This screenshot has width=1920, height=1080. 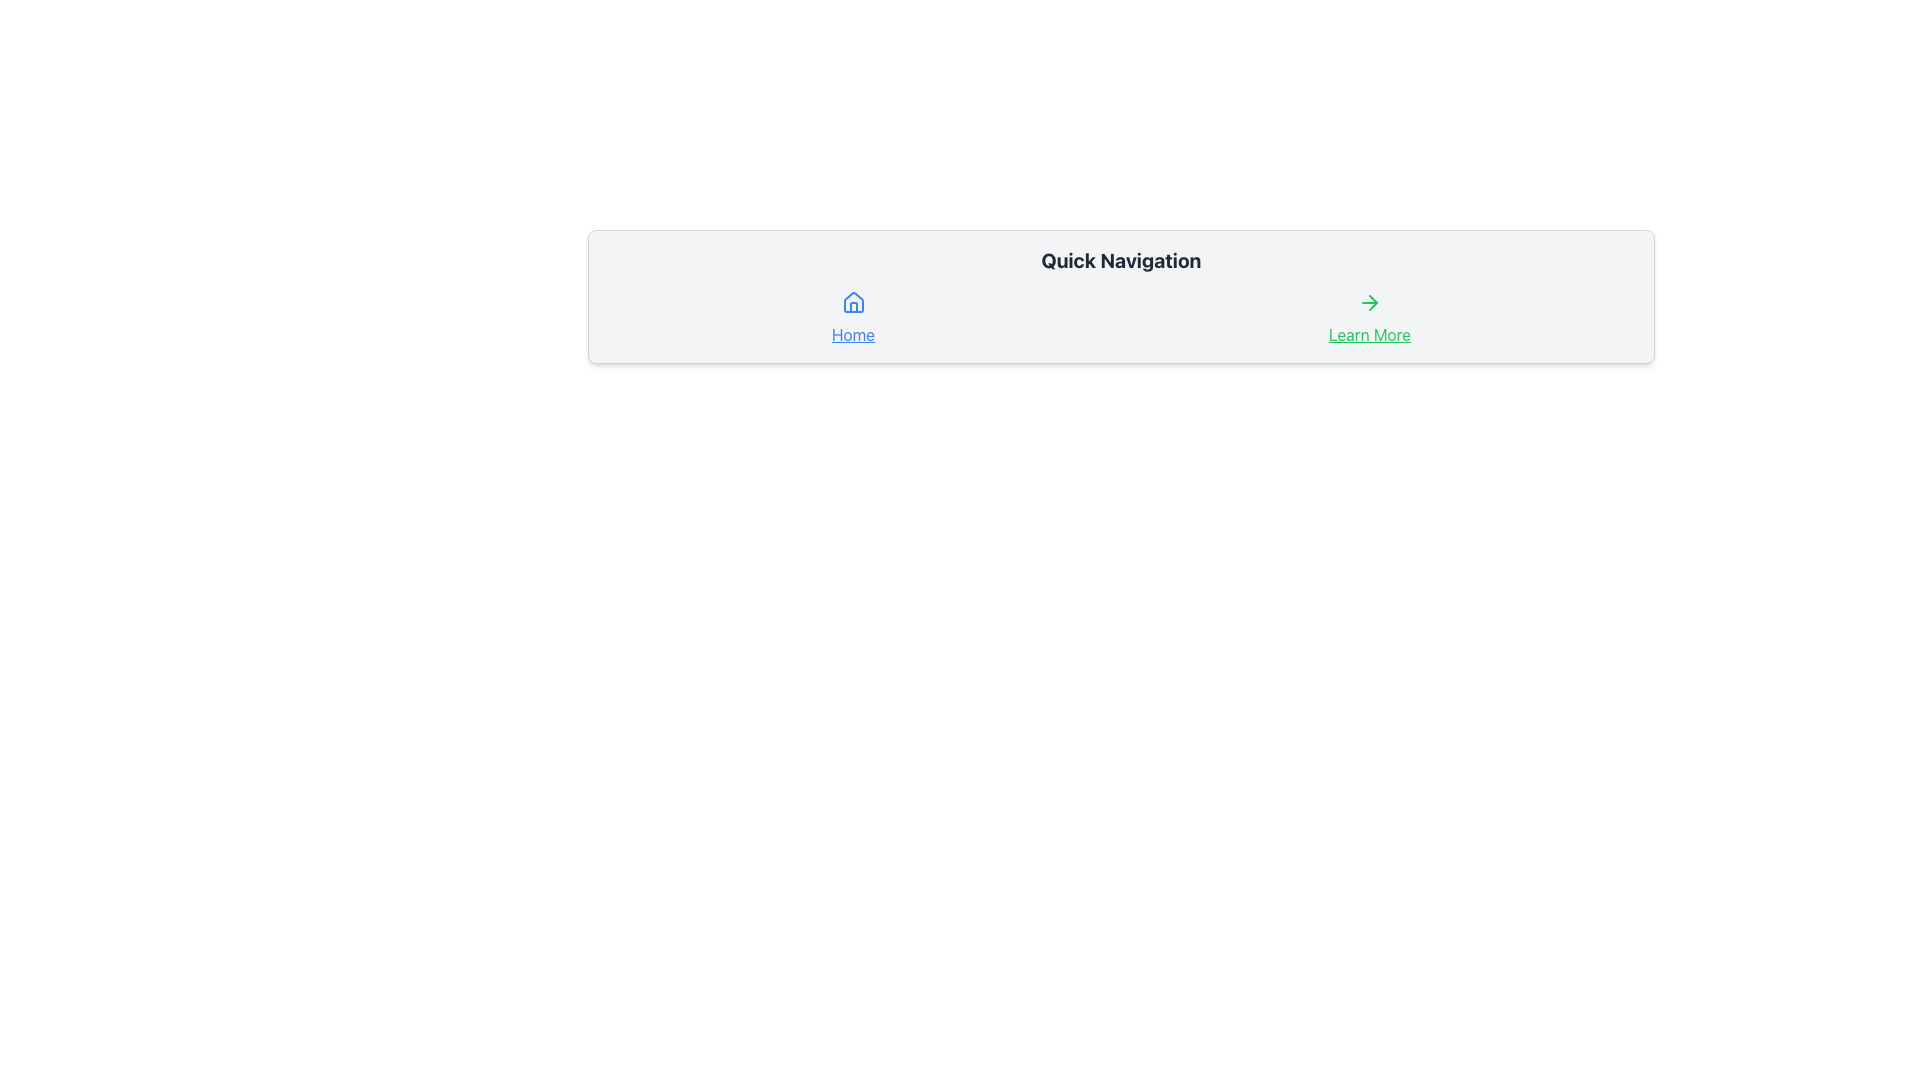 What do you see at coordinates (853, 303) in the screenshot?
I see `the Home icon located at the top left of the Quick Navigation section` at bounding box center [853, 303].